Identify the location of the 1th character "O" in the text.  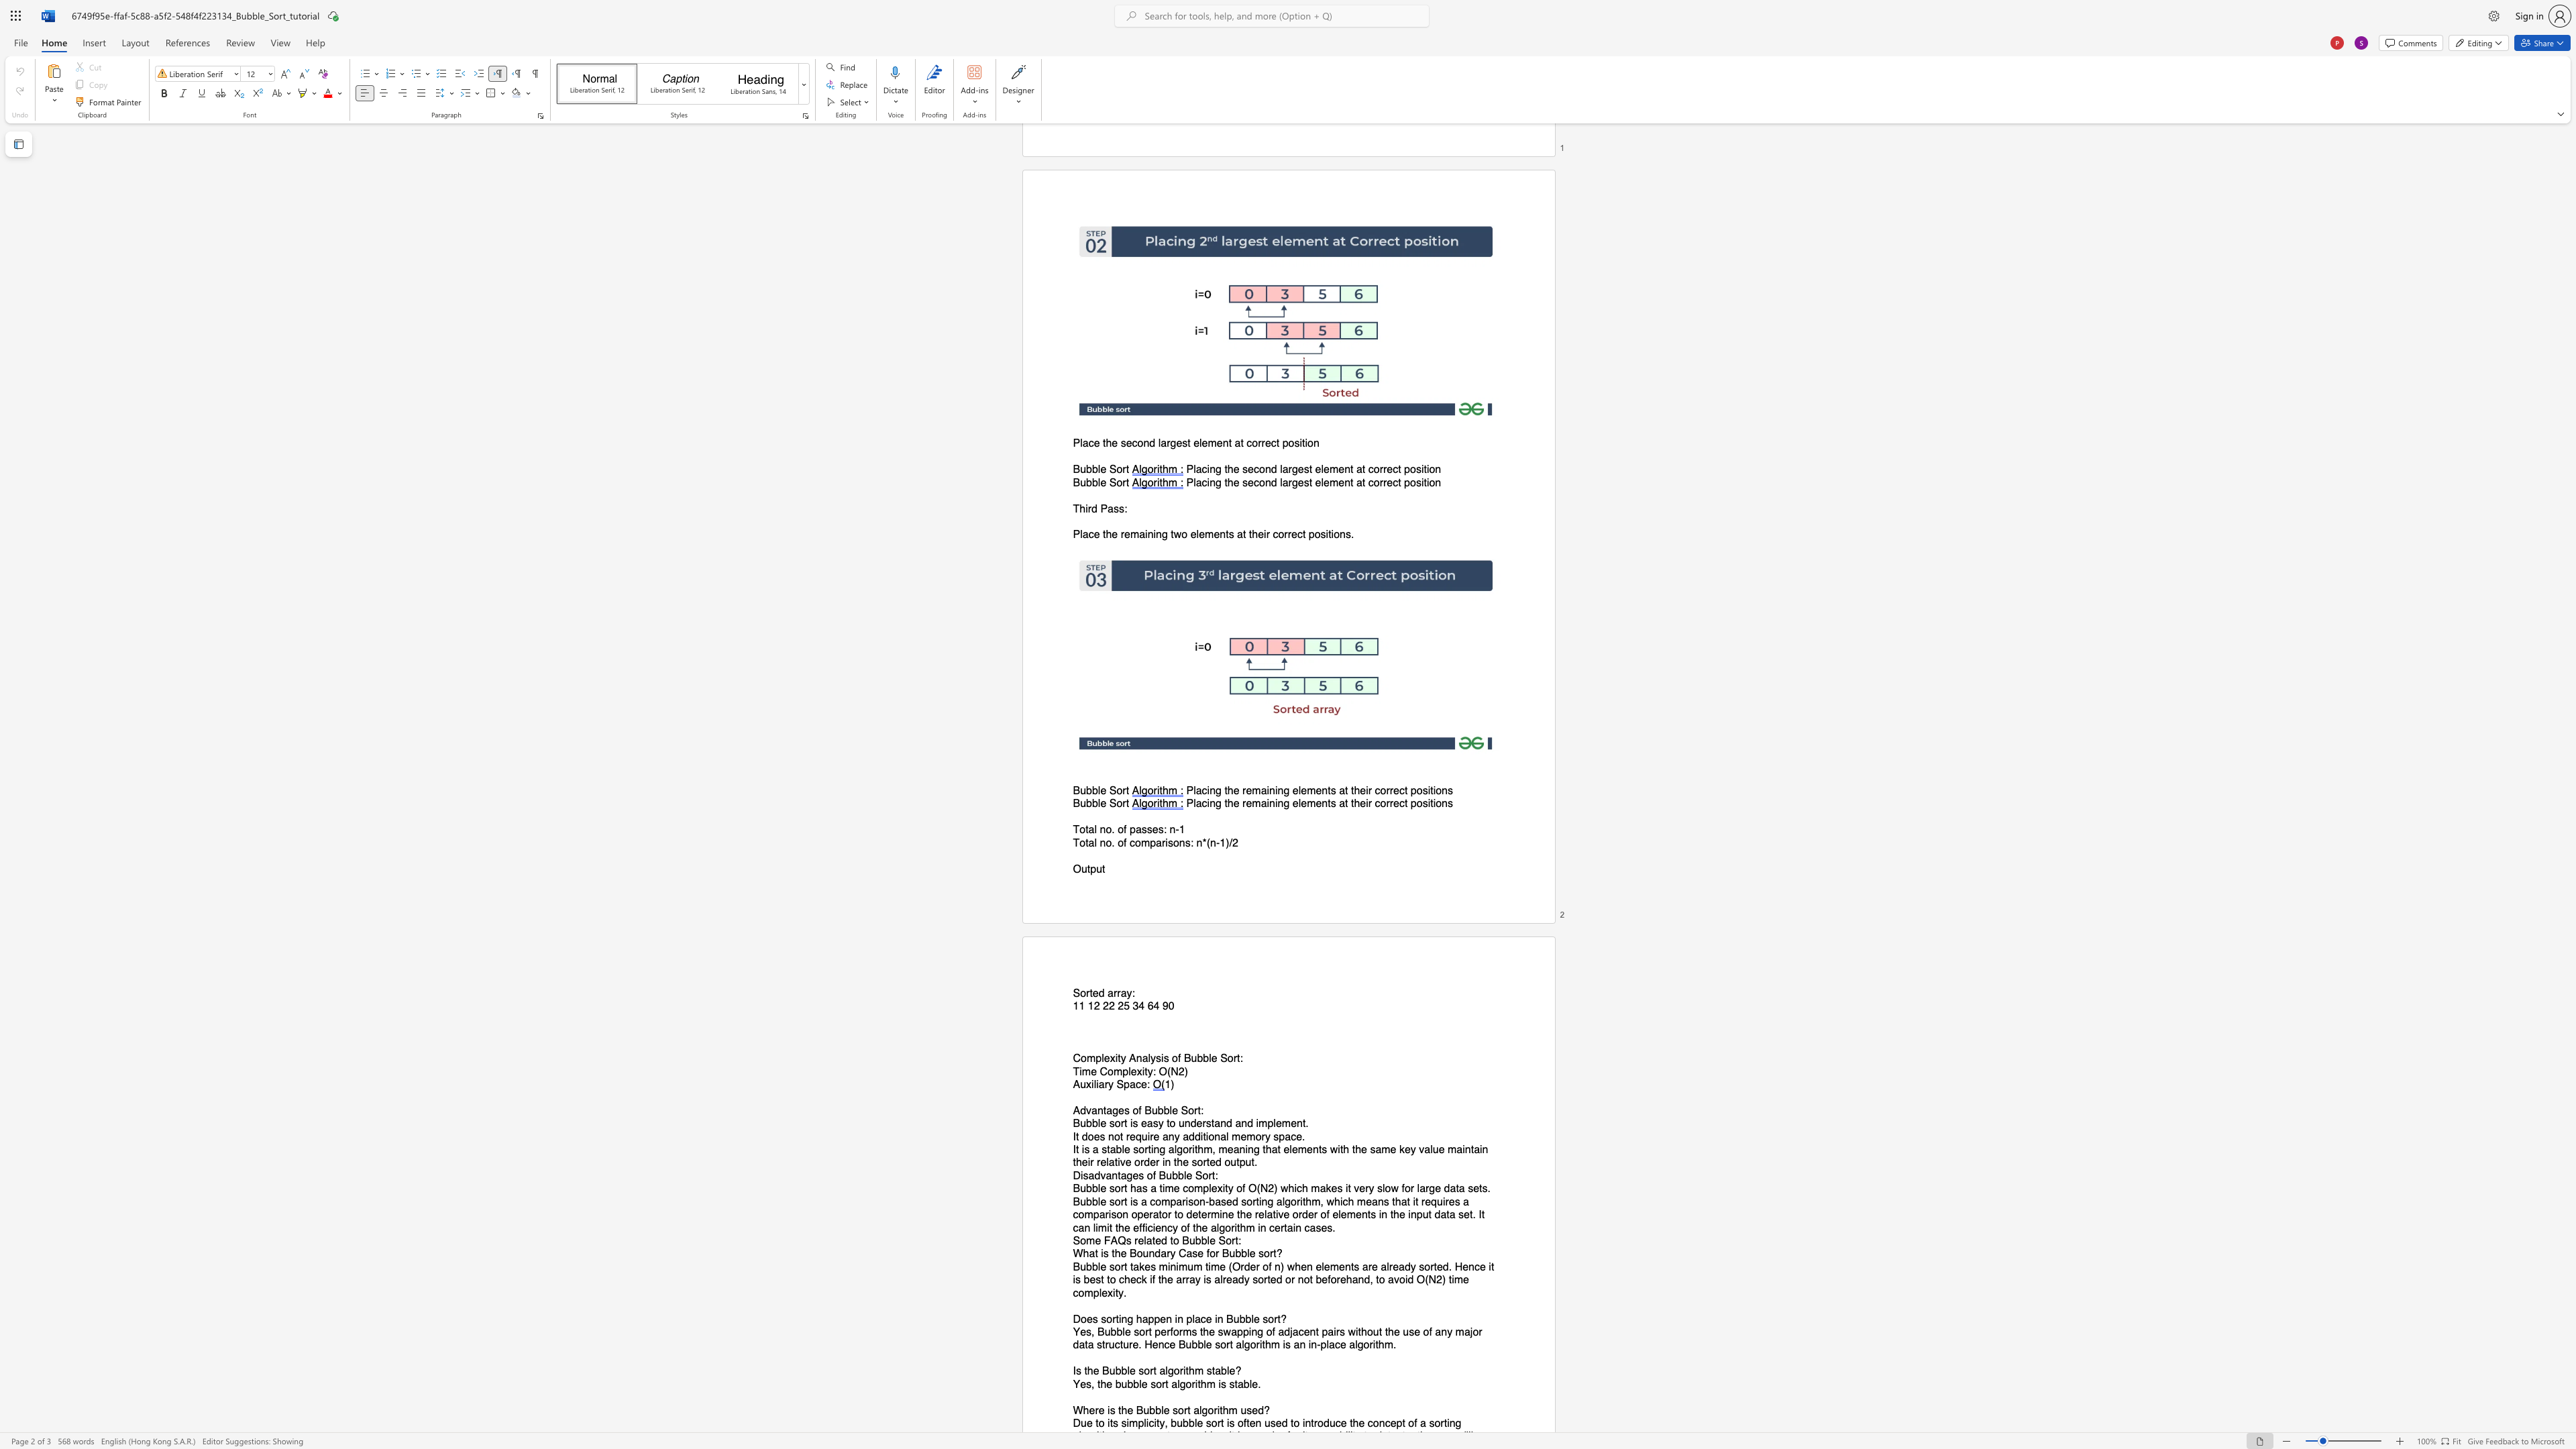
(1252, 1187).